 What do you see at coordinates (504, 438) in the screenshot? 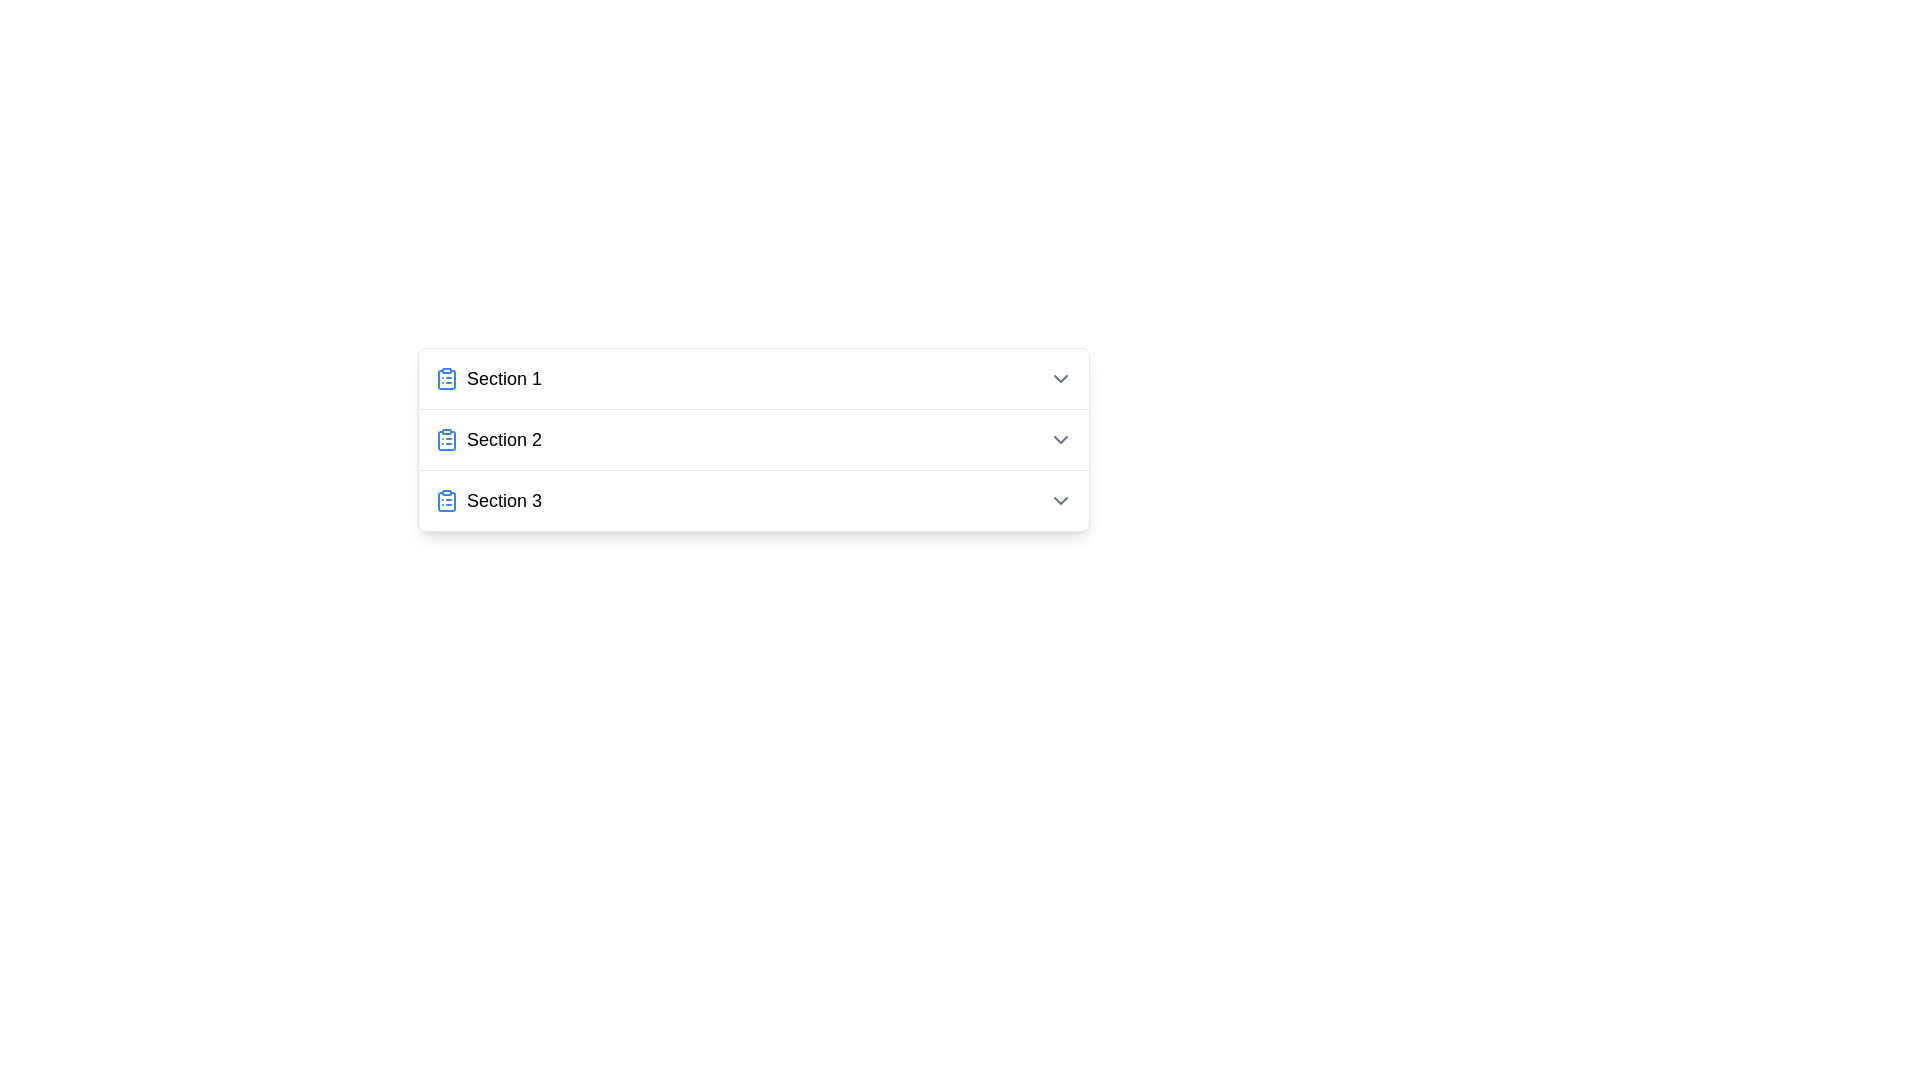
I see `the static text displaying 'Section 2', which is styled with a large font size and medium weight, located in the second row of the vertically stacked menu list` at bounding box center [504, 438].